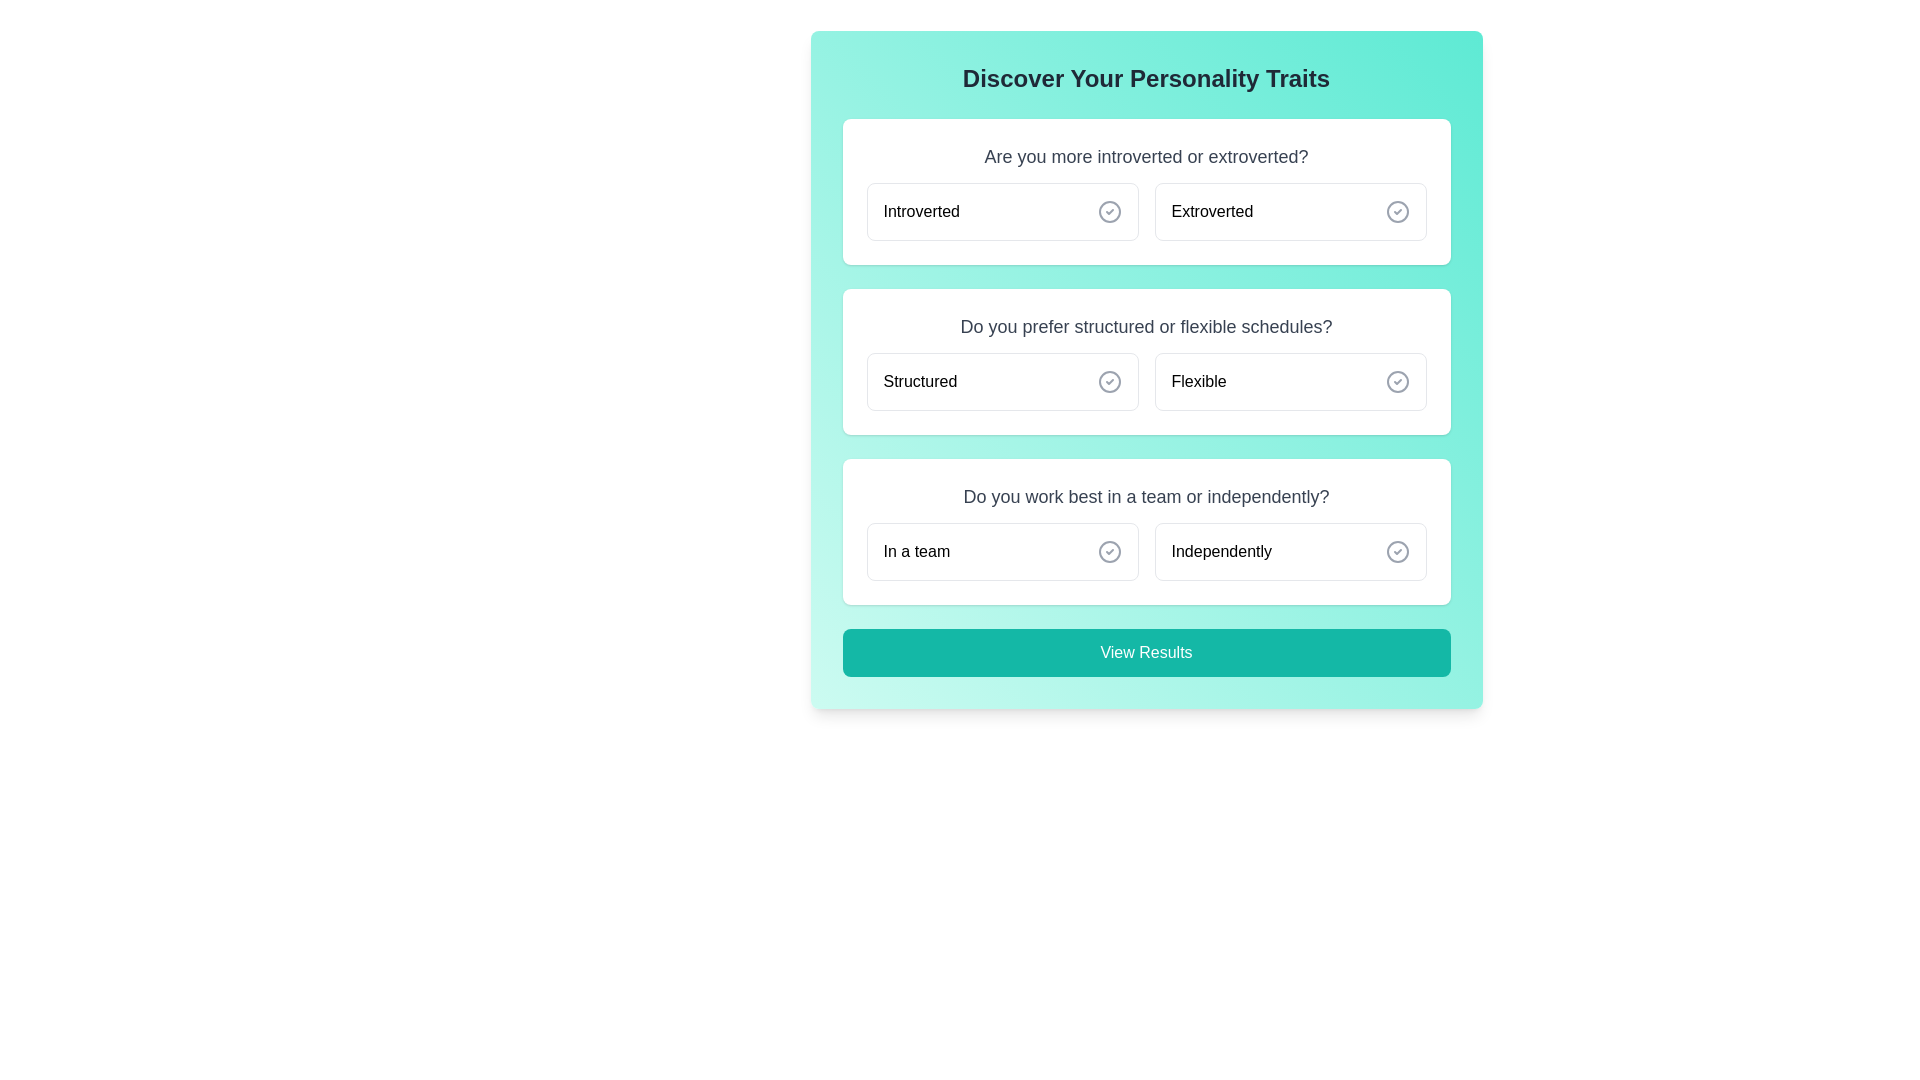  Describe the element at coordinates (1108, 212) in the screenshot. I see `the circular checkbox with a checkmark inside, located in the top-right corner of the 'Introverted' answer option box` at that location.